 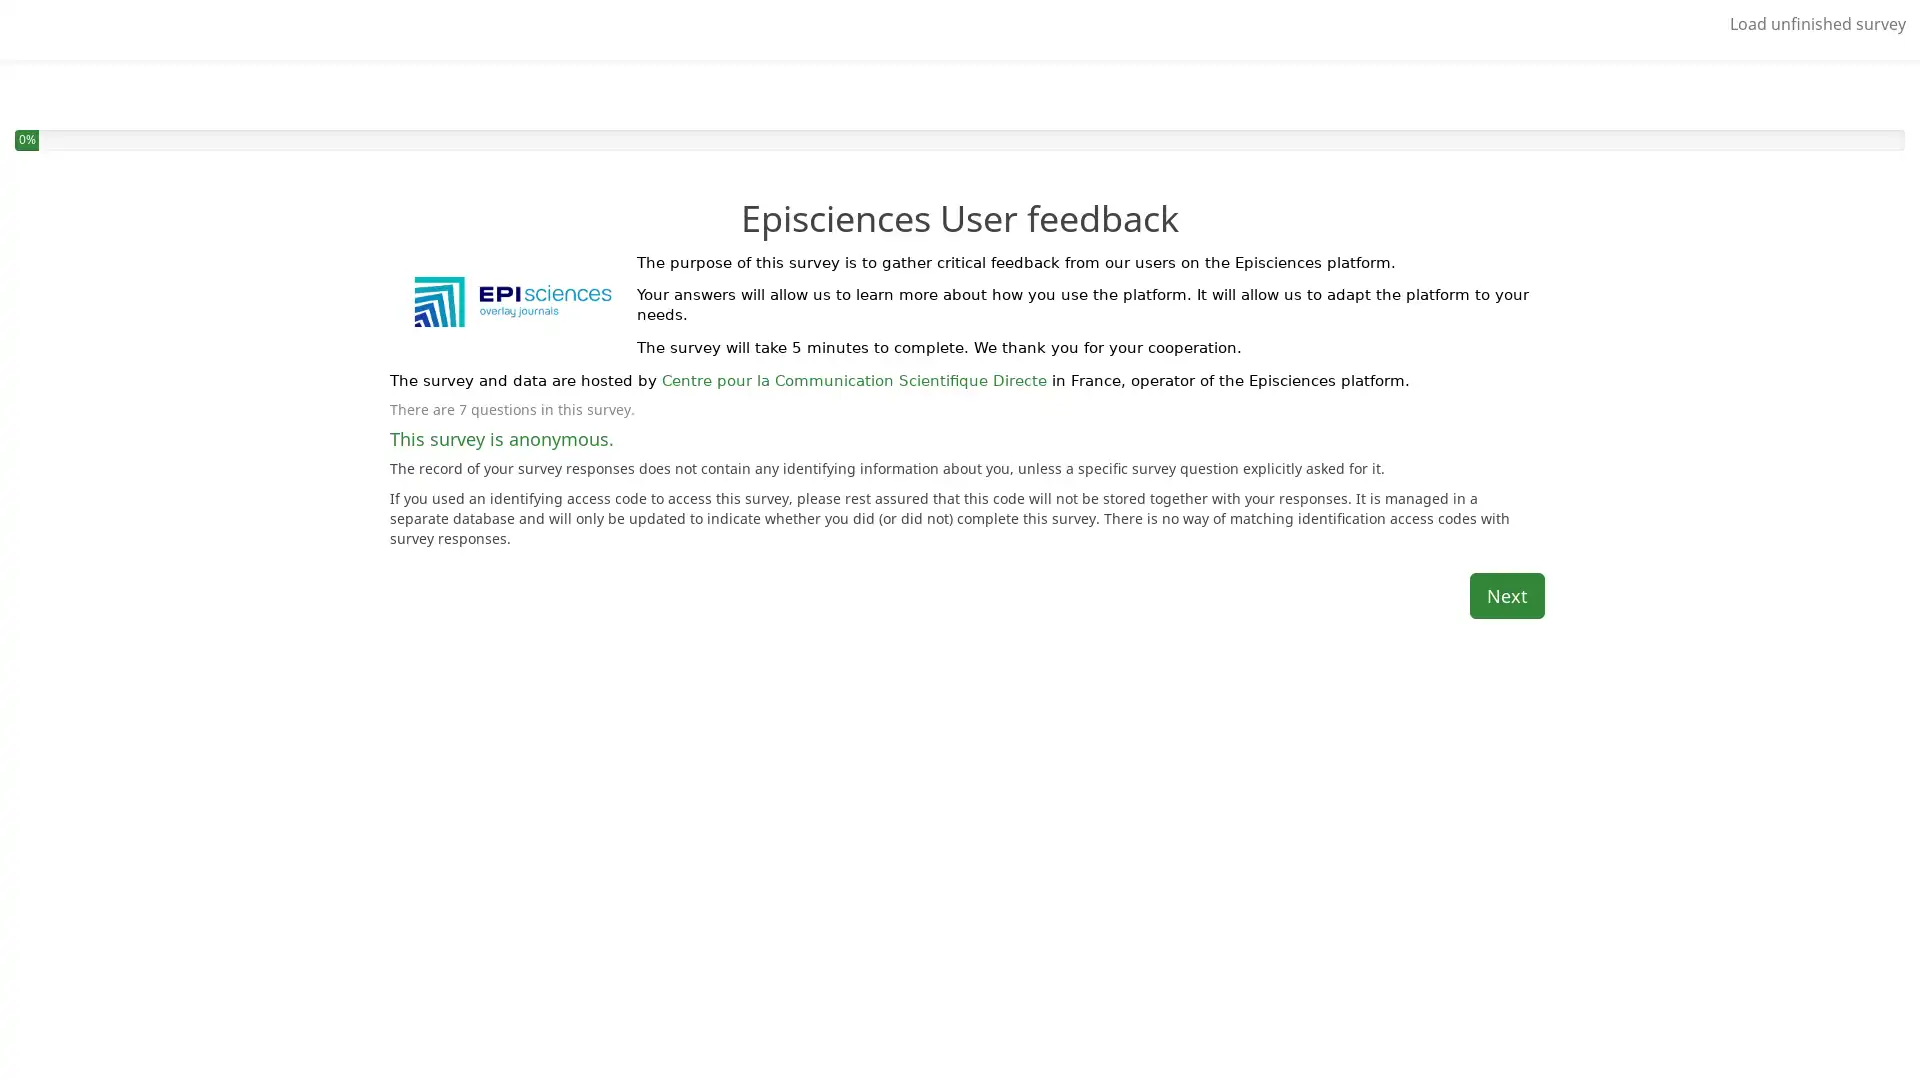 I want to click on Next, so click(x=1507, y=595).